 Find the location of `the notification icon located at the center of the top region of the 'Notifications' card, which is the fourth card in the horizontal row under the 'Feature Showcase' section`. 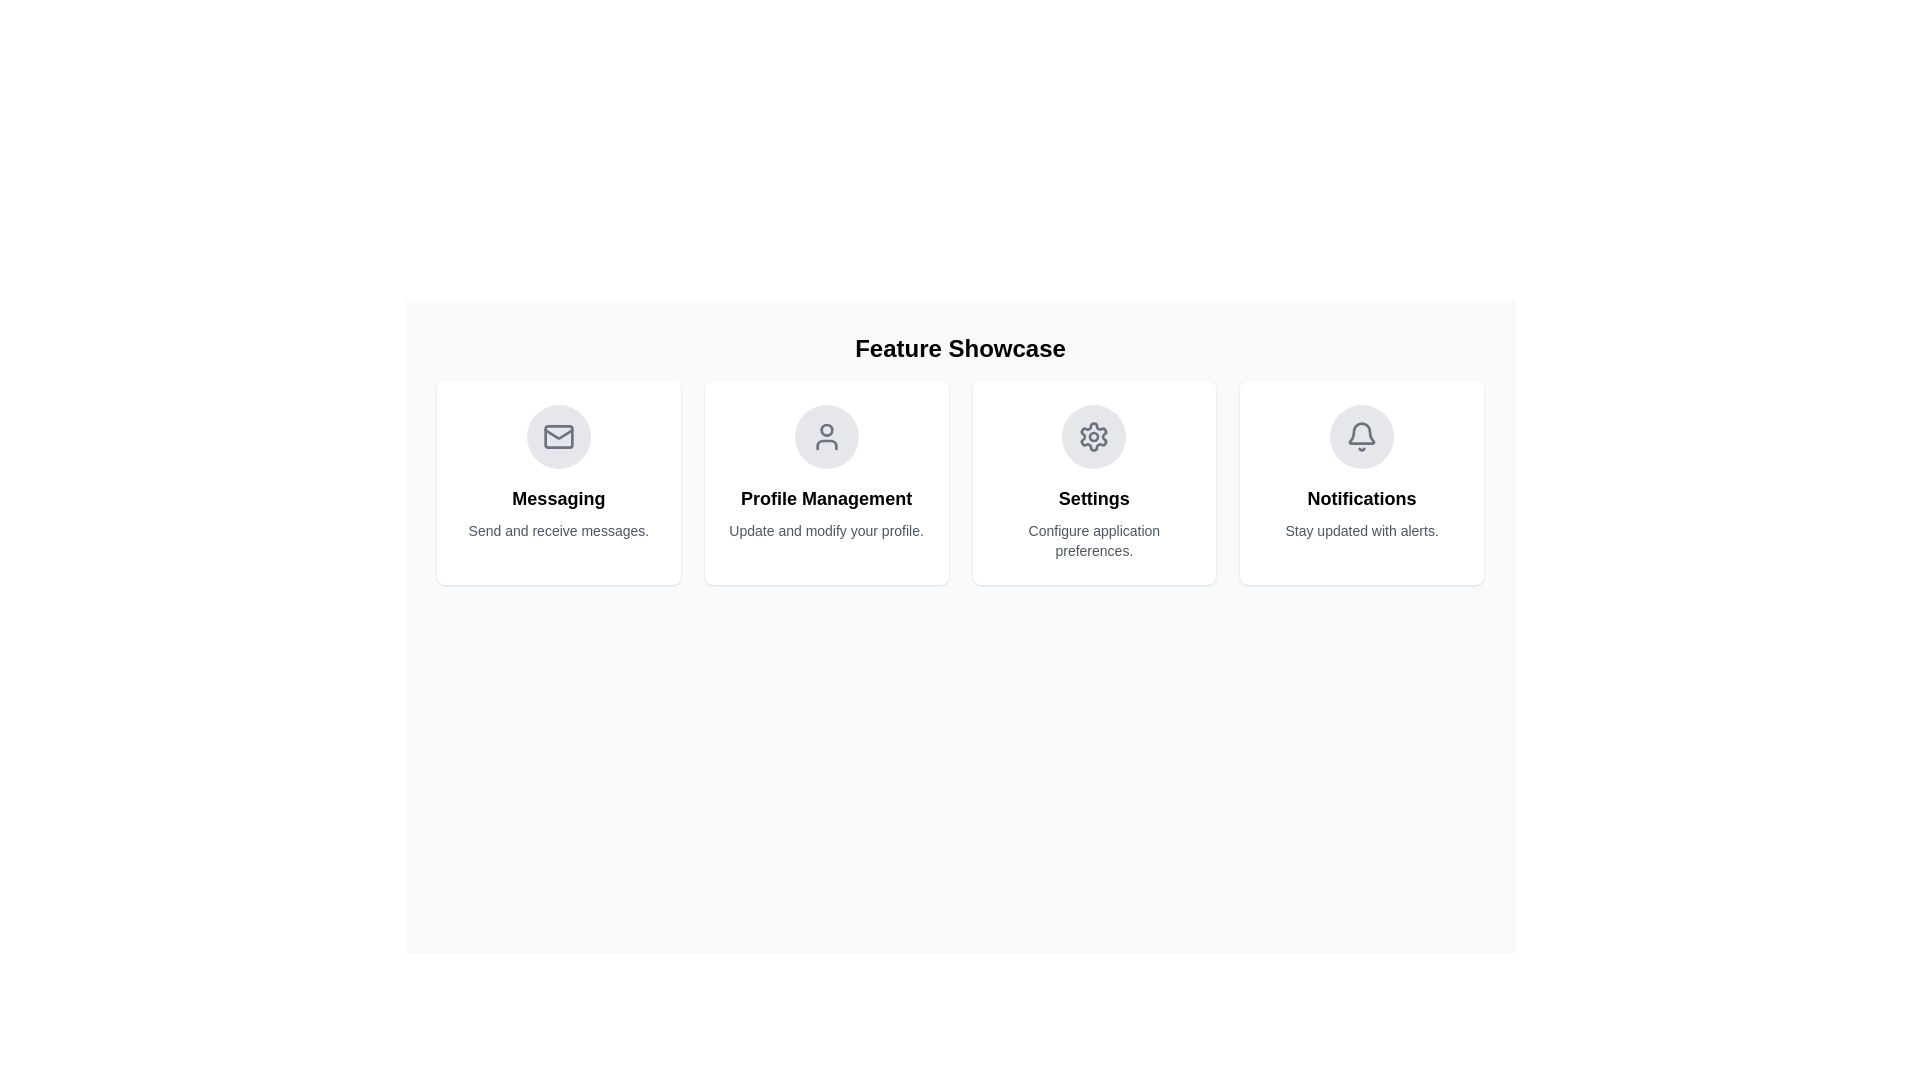

the notification icon located at the center of the top region of the 'Notifications' card, which is the fourth card in the horizontal row under the 'Feature Showcase' section is located at coordinates (1361, 435).